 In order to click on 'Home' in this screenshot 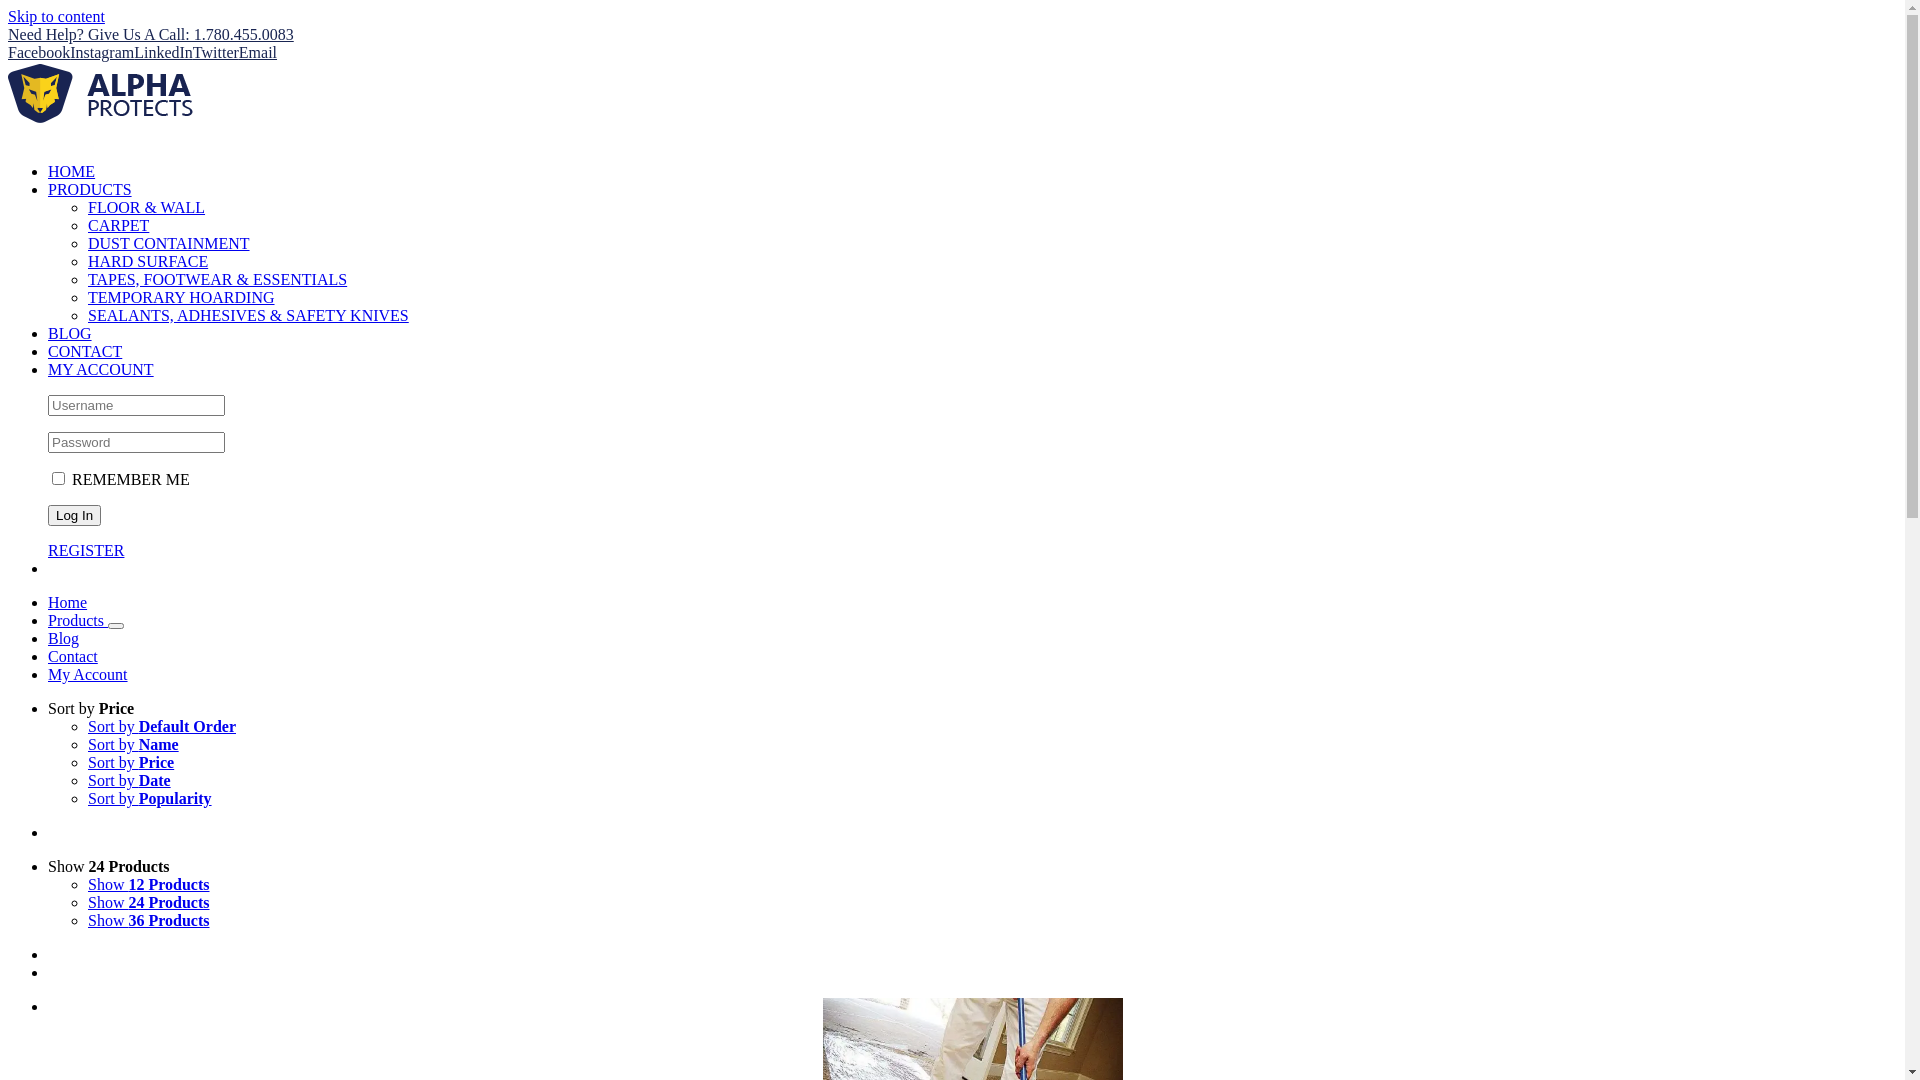, I will do `click(67, 601)`.